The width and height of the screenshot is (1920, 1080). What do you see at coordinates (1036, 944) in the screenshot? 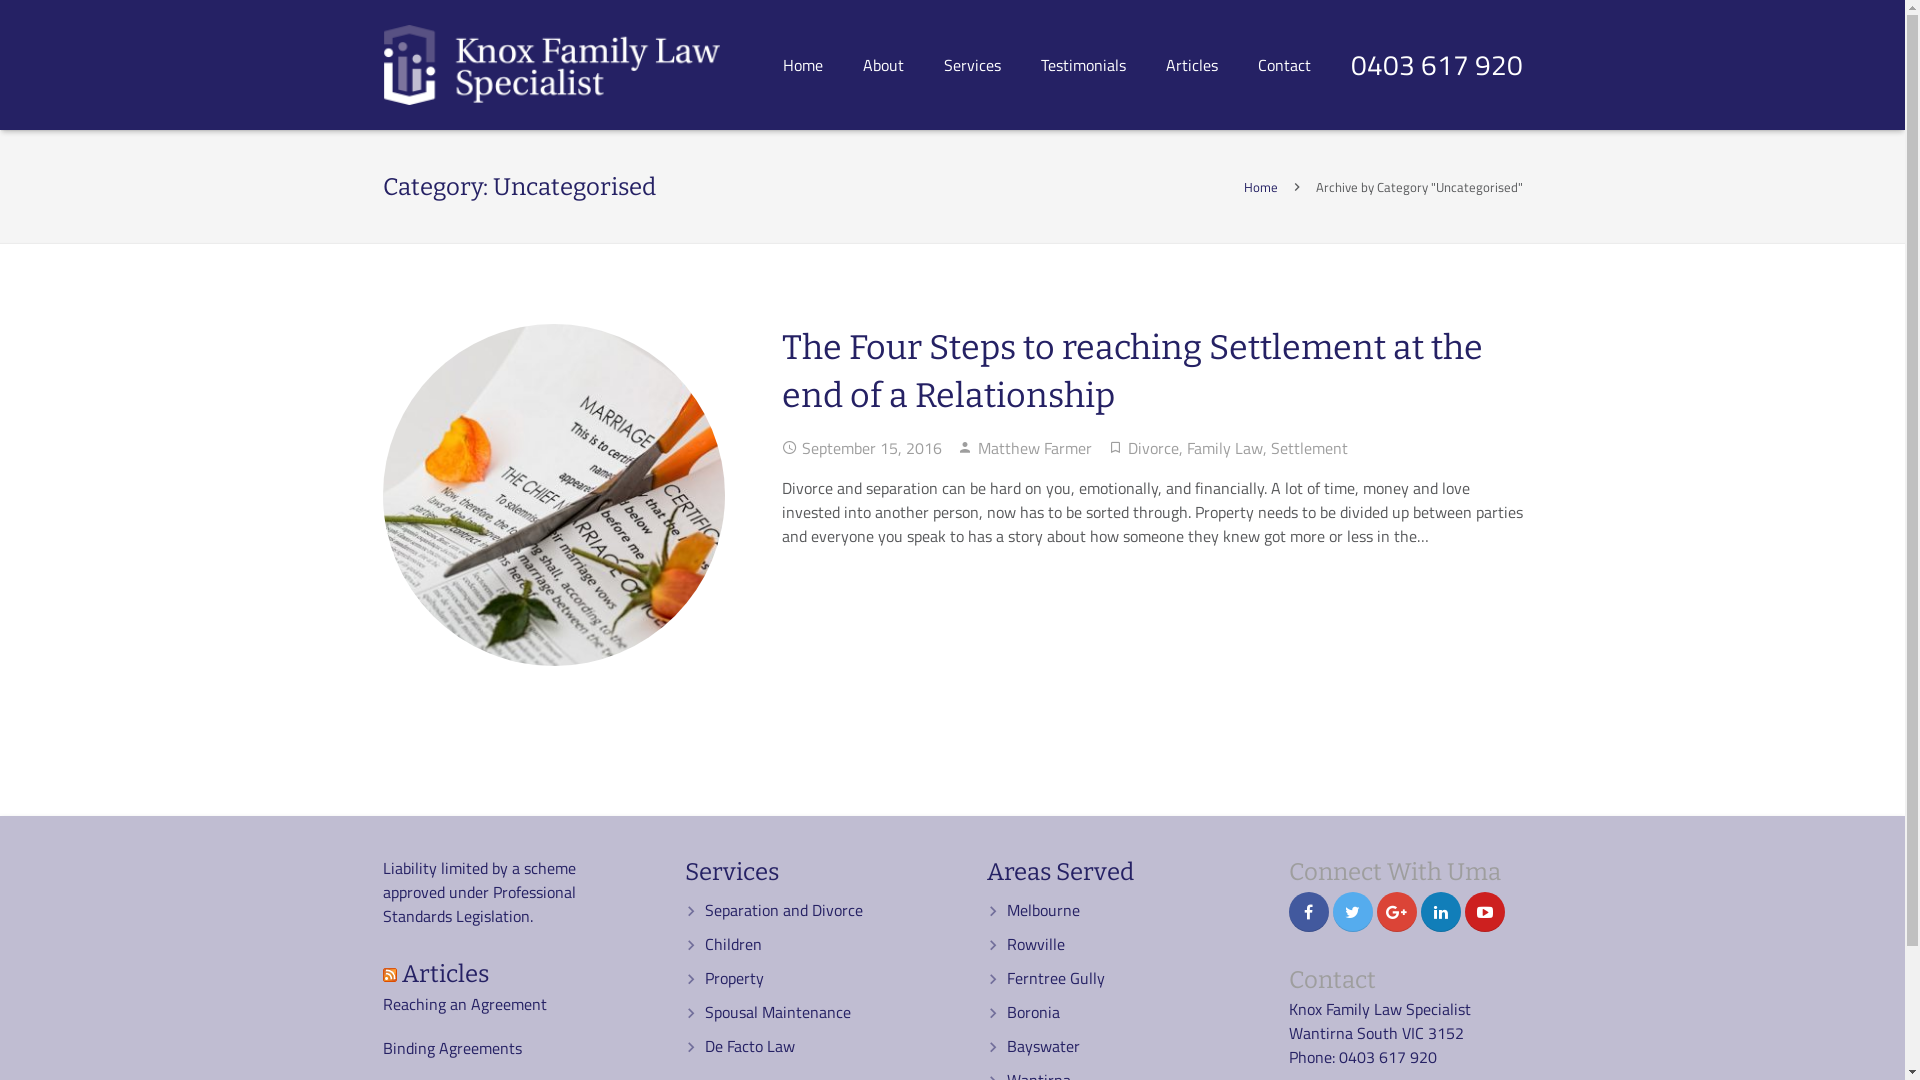
I see `'Rowville'` at bounding box center [1036, 944].